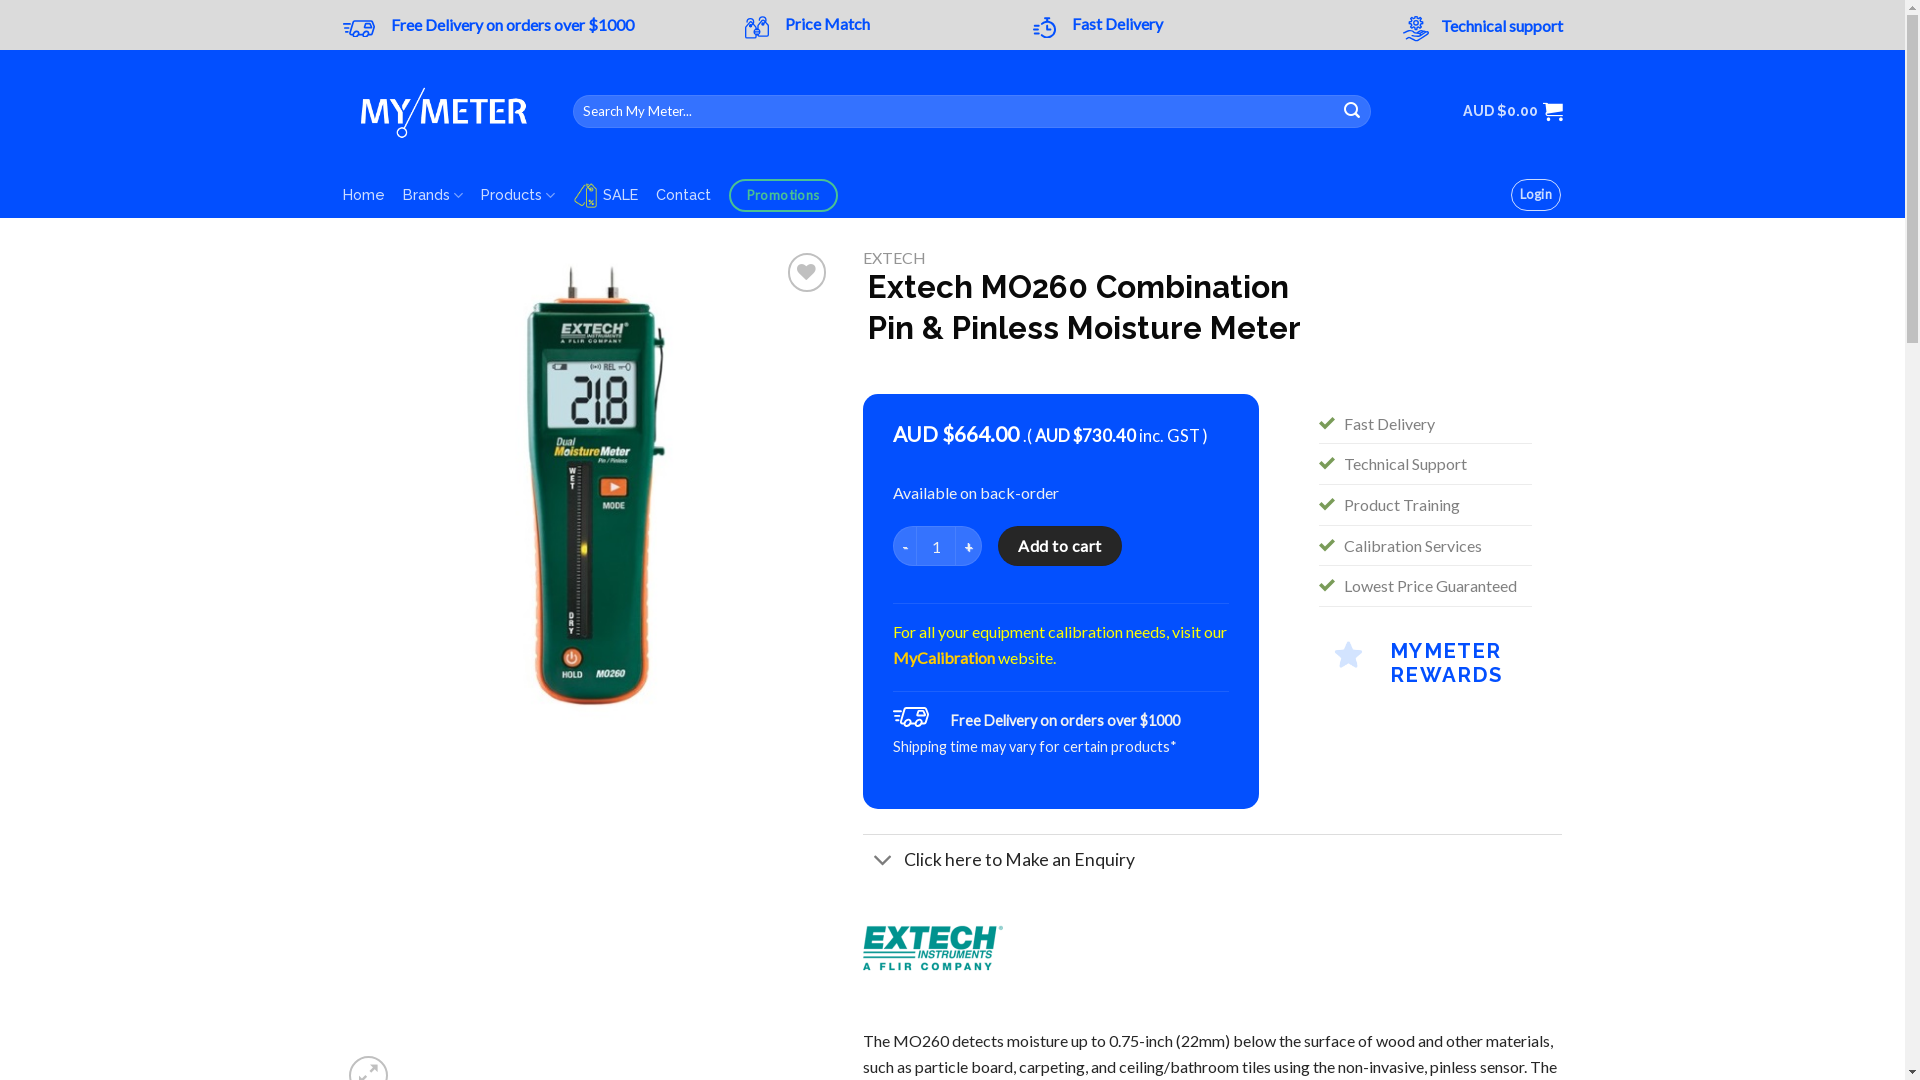 The height and width of the screenshot is (1080, 1920). Describe the element at coordinates (1535, 195) in the screenshot. I see `'Login'` at that location.